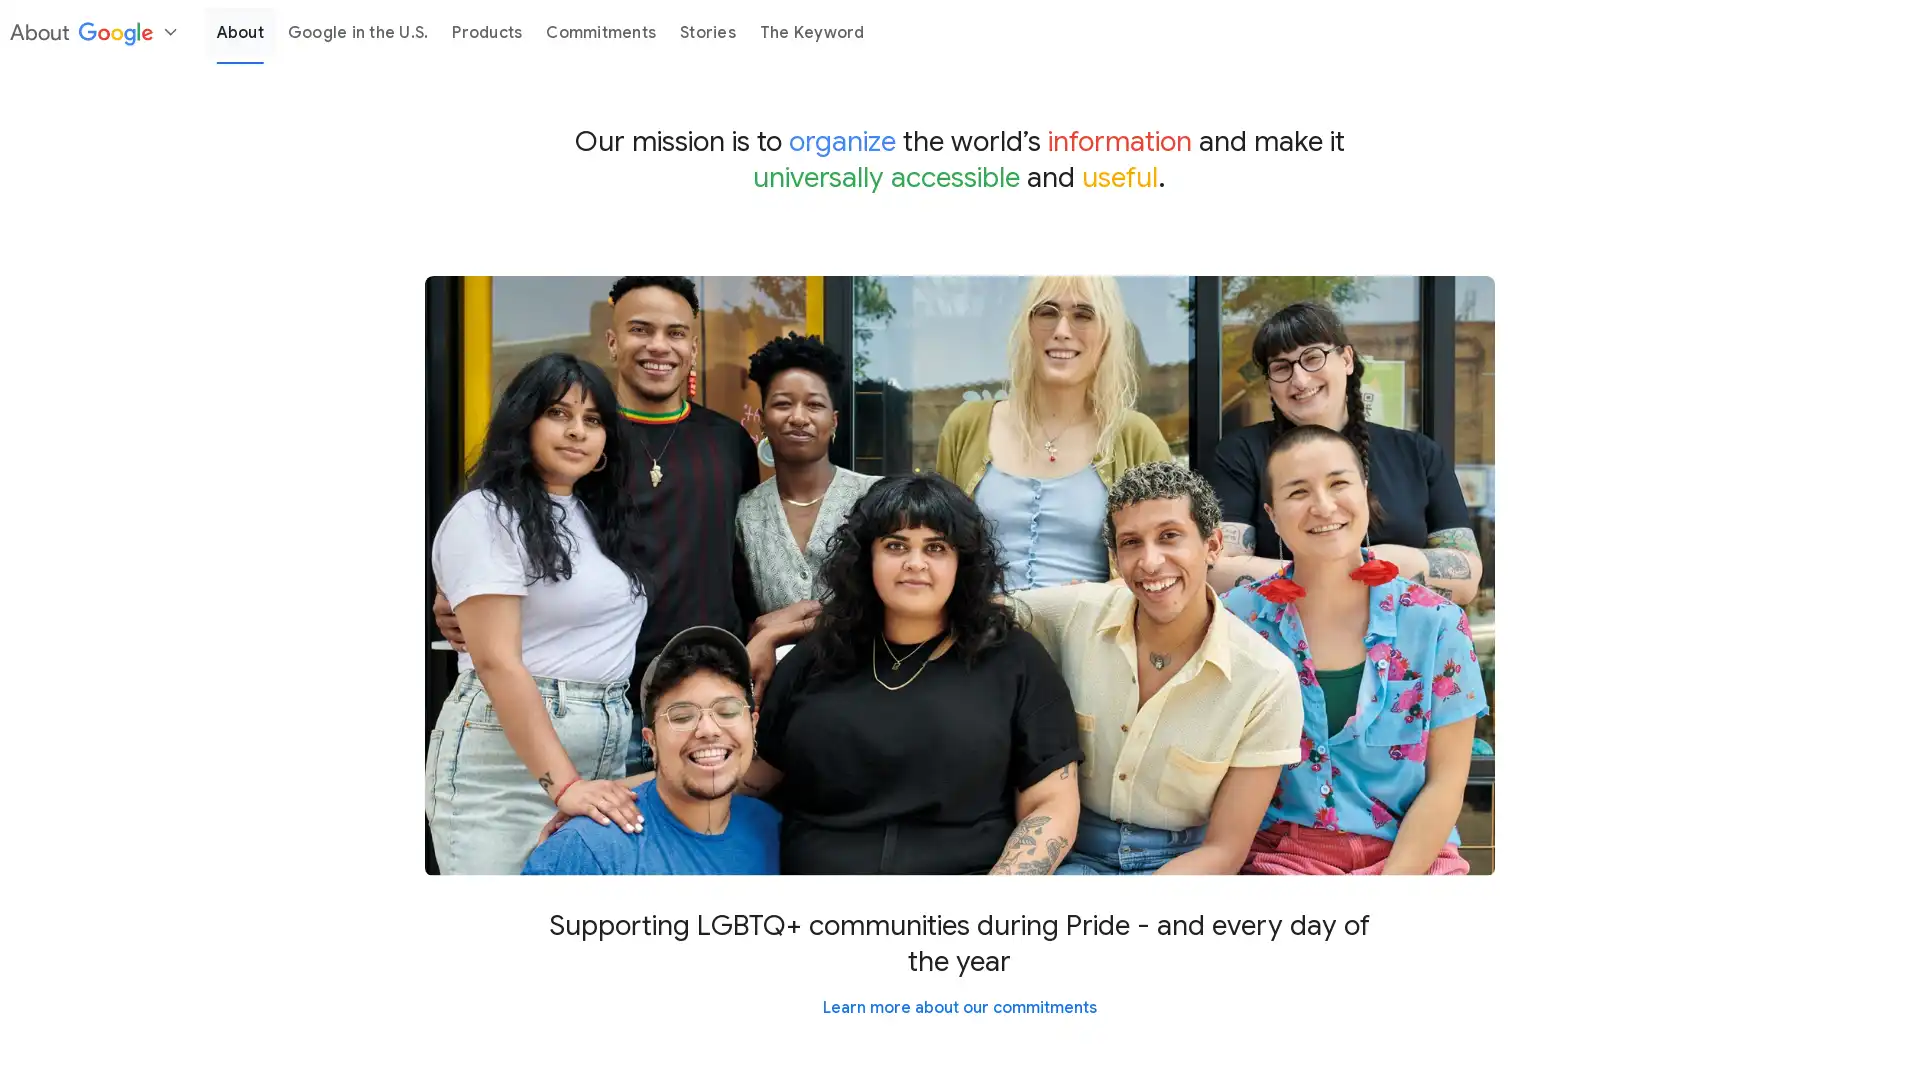 Image resolution: width=1920 pixels, height=1080 pixels. Describe the element at coordinates (95, 31) in the screenshot. I see `About Google` at that location.